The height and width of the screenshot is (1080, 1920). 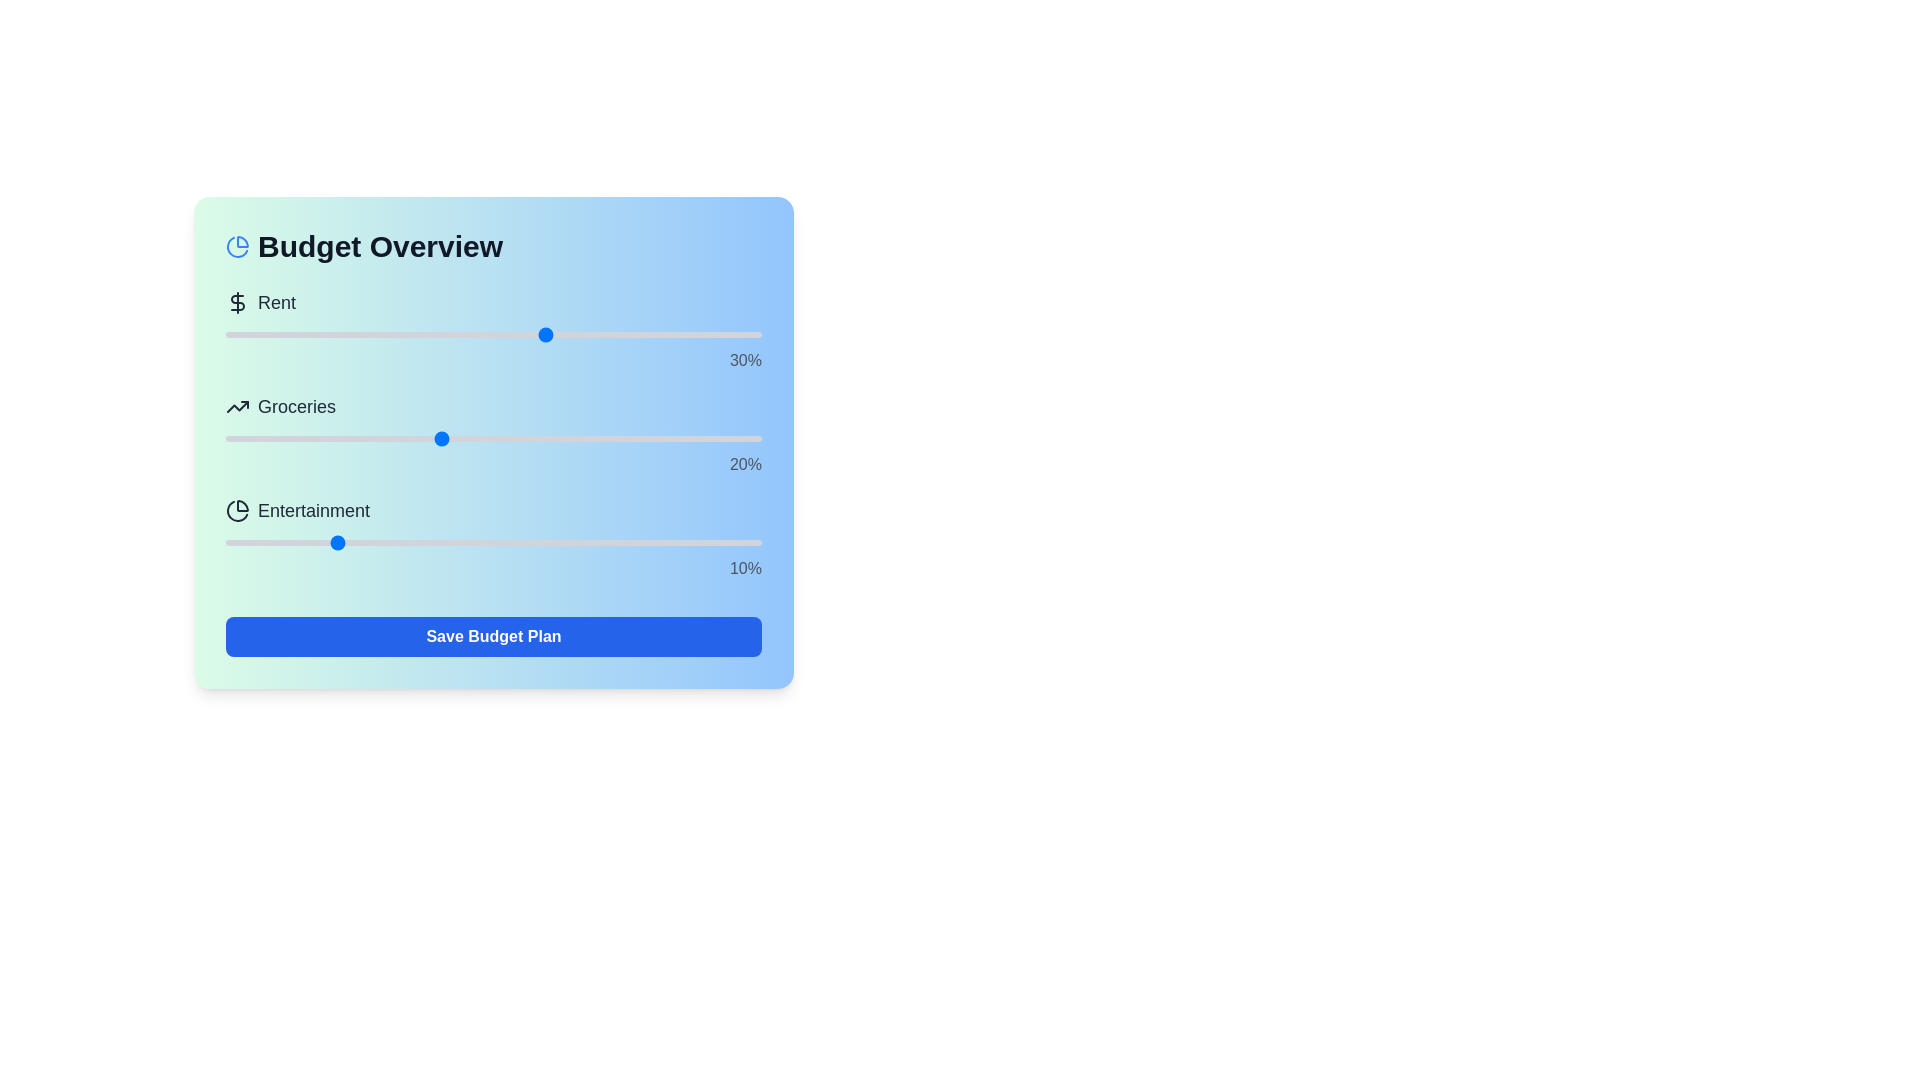 I want to click on the Rent budget allocation, so click(x=450, y=334).